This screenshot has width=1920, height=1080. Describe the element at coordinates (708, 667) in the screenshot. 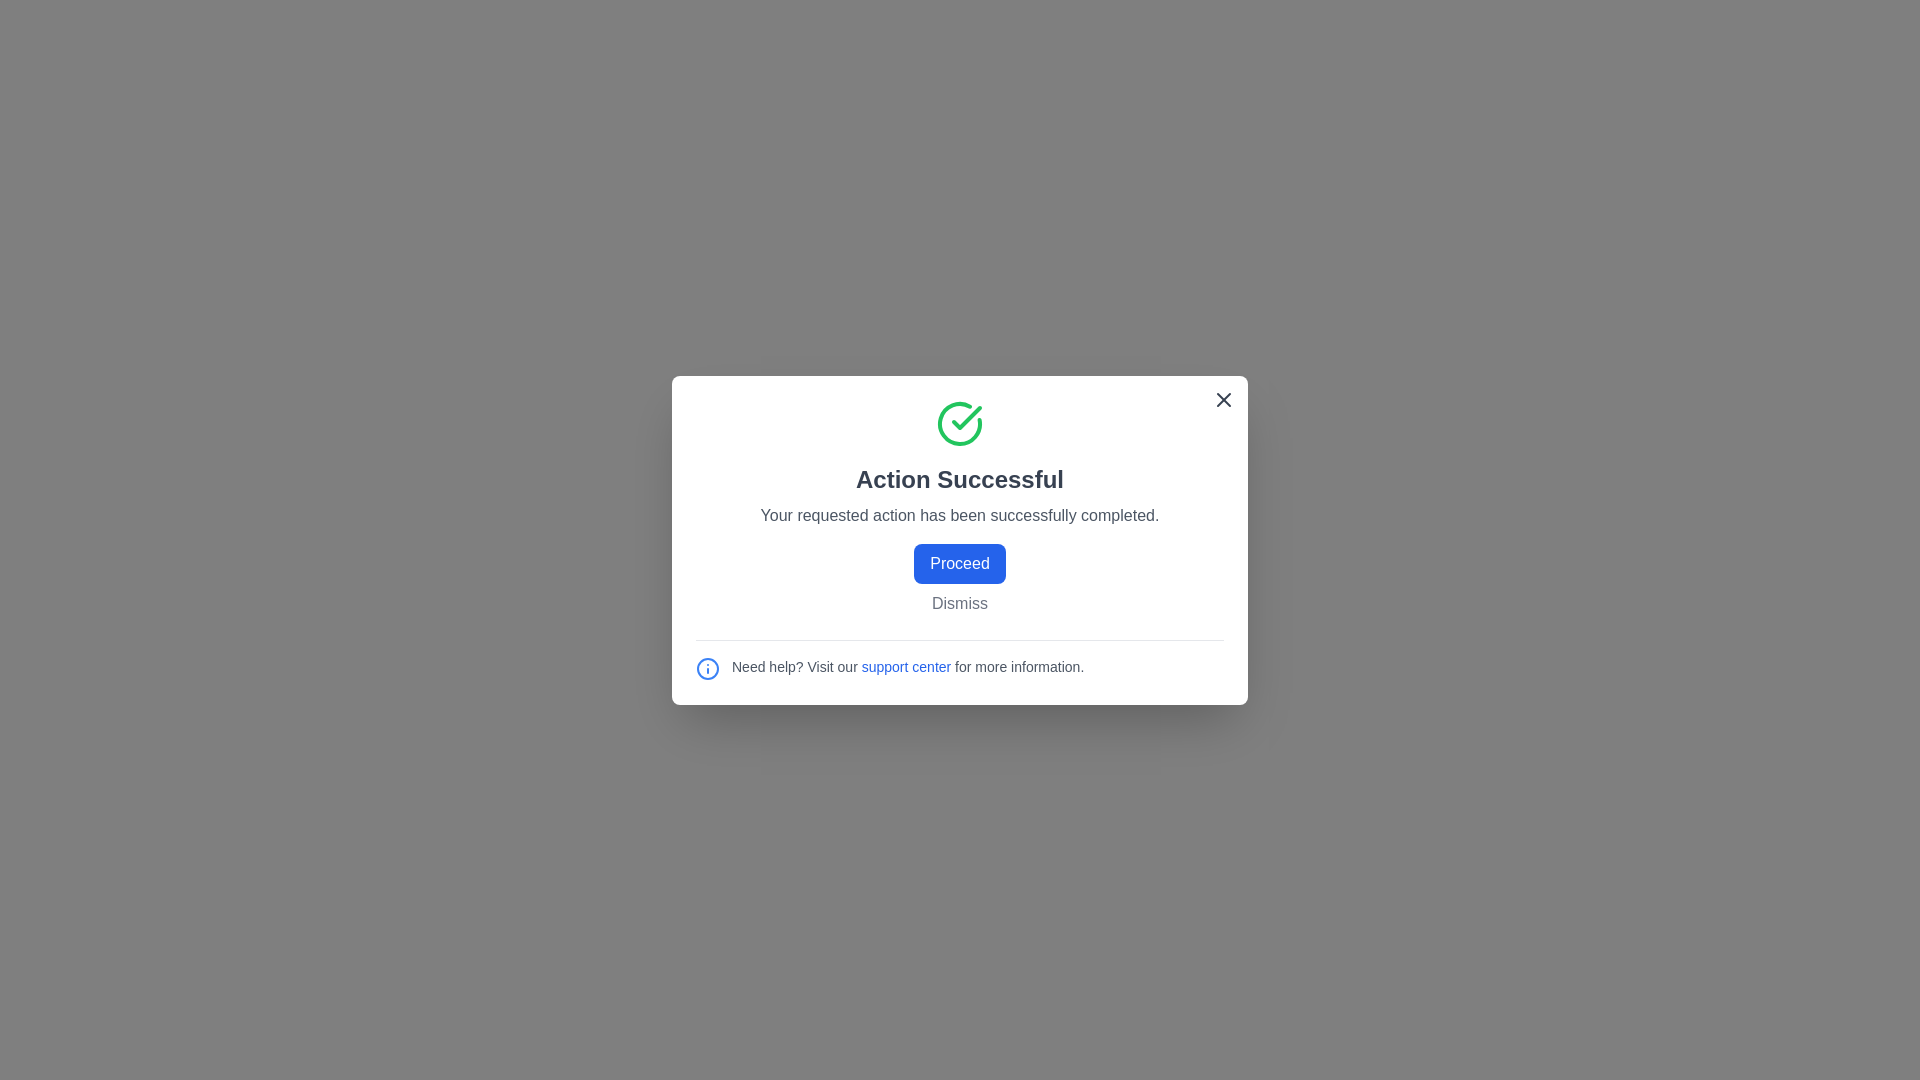

I see `the help icon located to the left of the text 'Need help? Visit our support center for more information.'` at that location.